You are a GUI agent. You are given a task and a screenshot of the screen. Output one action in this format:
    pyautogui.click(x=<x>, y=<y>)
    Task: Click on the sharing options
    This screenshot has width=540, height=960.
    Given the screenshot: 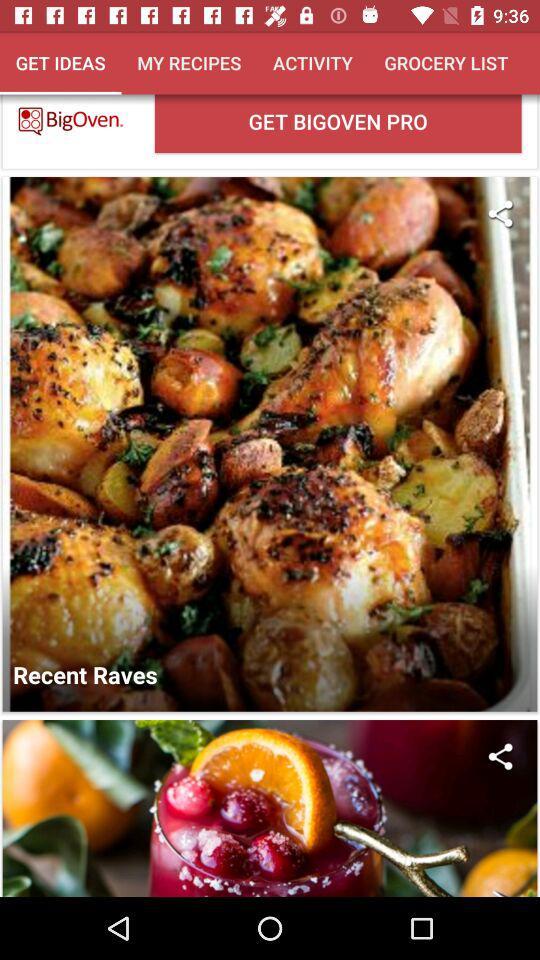 What is the action you would take?
    pyautogui.click(x=499, y=213)
    